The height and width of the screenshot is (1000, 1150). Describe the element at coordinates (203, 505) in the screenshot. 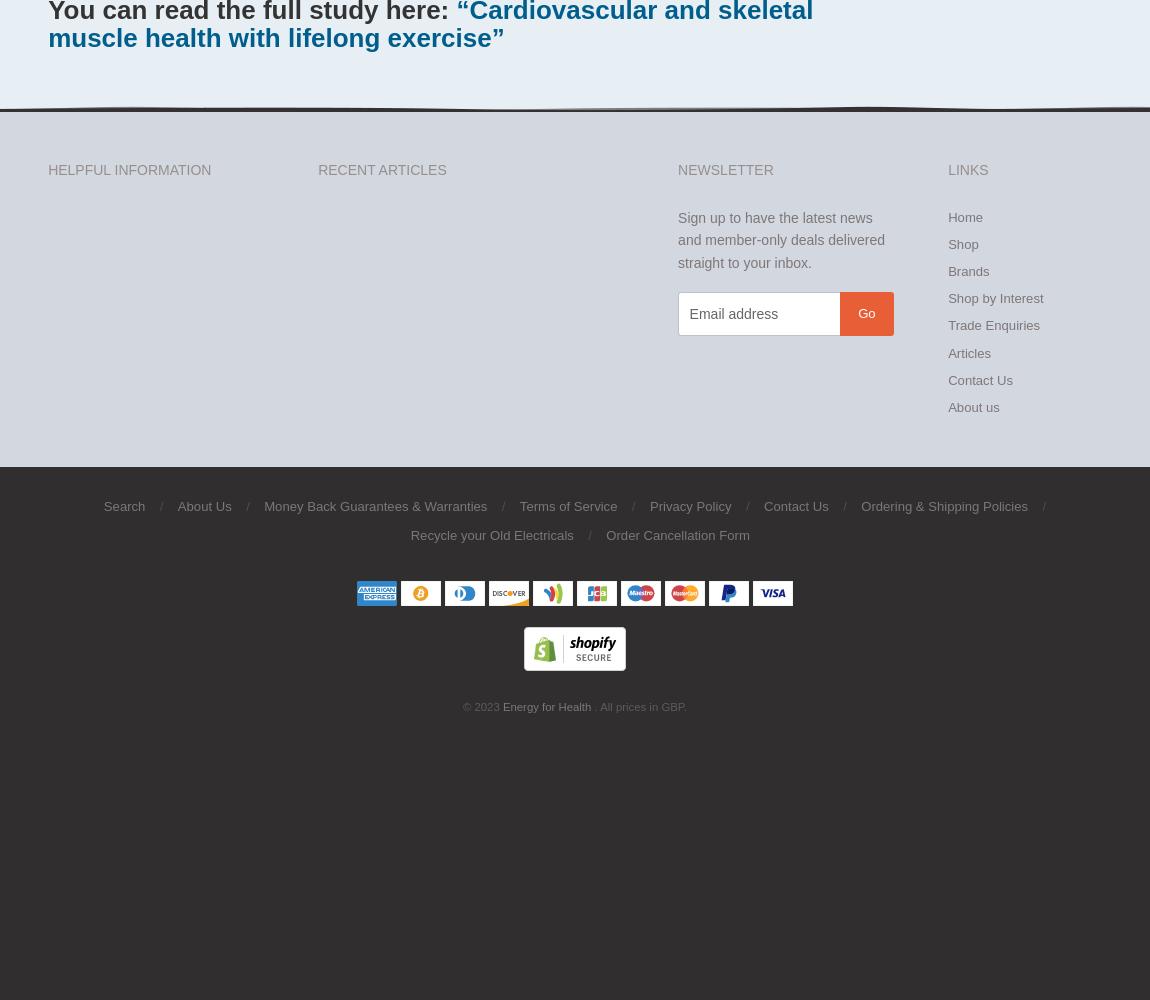

I see `'About Us'` at that location.